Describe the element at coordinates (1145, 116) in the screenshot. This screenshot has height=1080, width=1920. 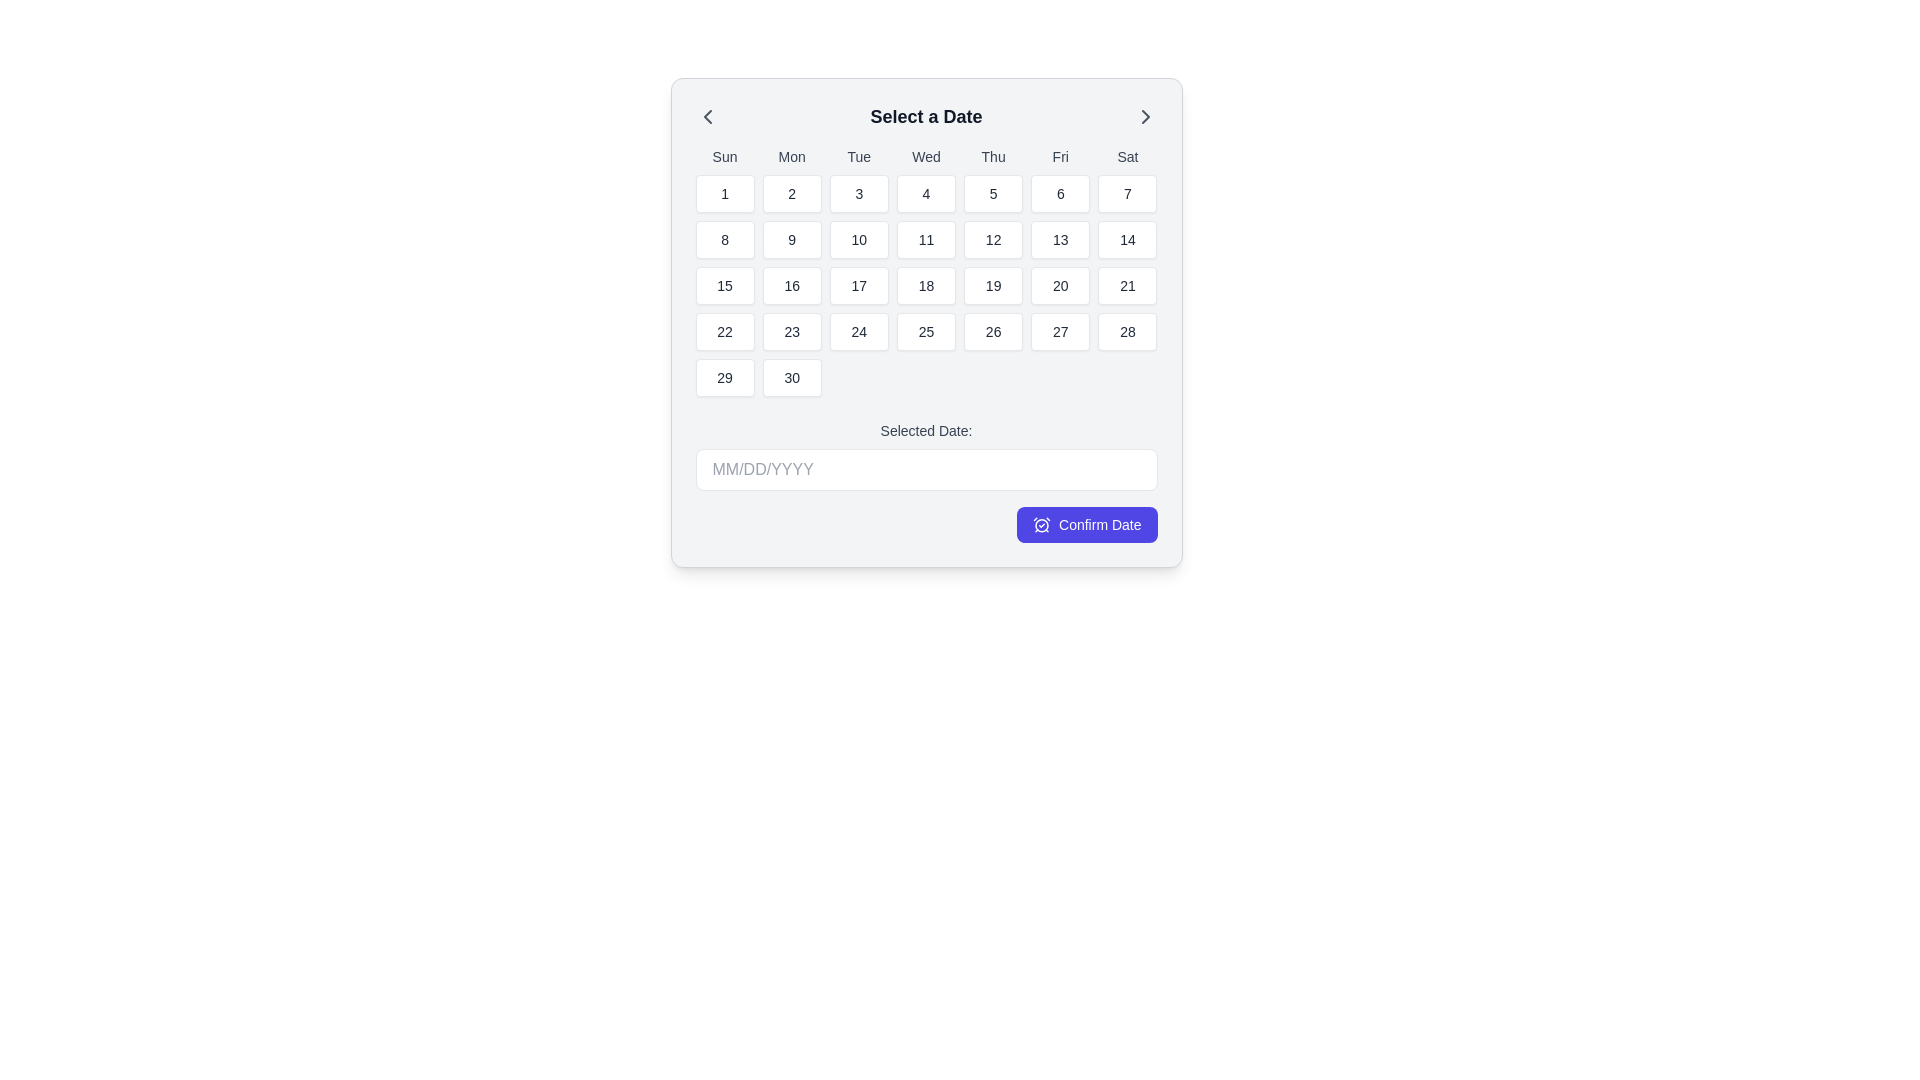
I see `the arrow indicator located in the upper-right section of the interface` at that location.